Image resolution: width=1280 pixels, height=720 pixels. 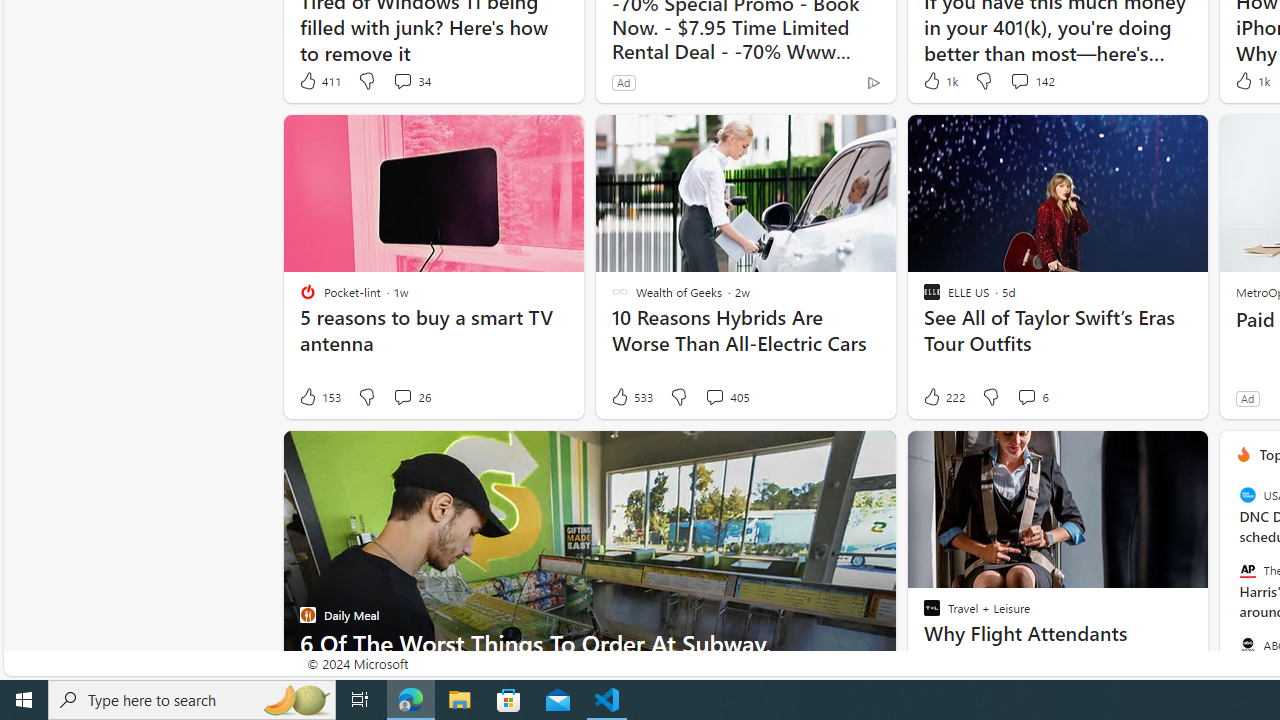 What do you see at coordinates (1031, 80) in the screenshot?
I see `'View comments 142 Comment'` at bounding box center [1031, 80].